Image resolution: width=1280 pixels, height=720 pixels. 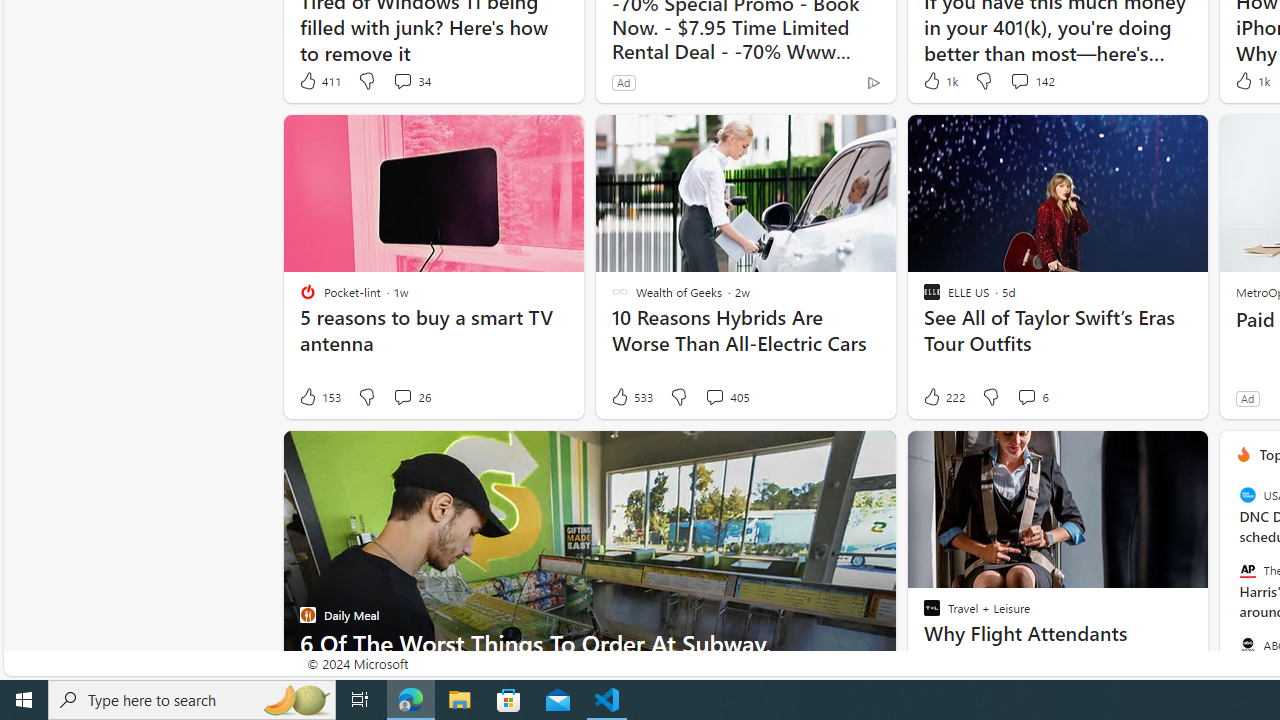 What do you see at coordinates (1031, 80) in the screenshot?
I see `'View comments 142 Comment'` at bounding box center [1031, 80].